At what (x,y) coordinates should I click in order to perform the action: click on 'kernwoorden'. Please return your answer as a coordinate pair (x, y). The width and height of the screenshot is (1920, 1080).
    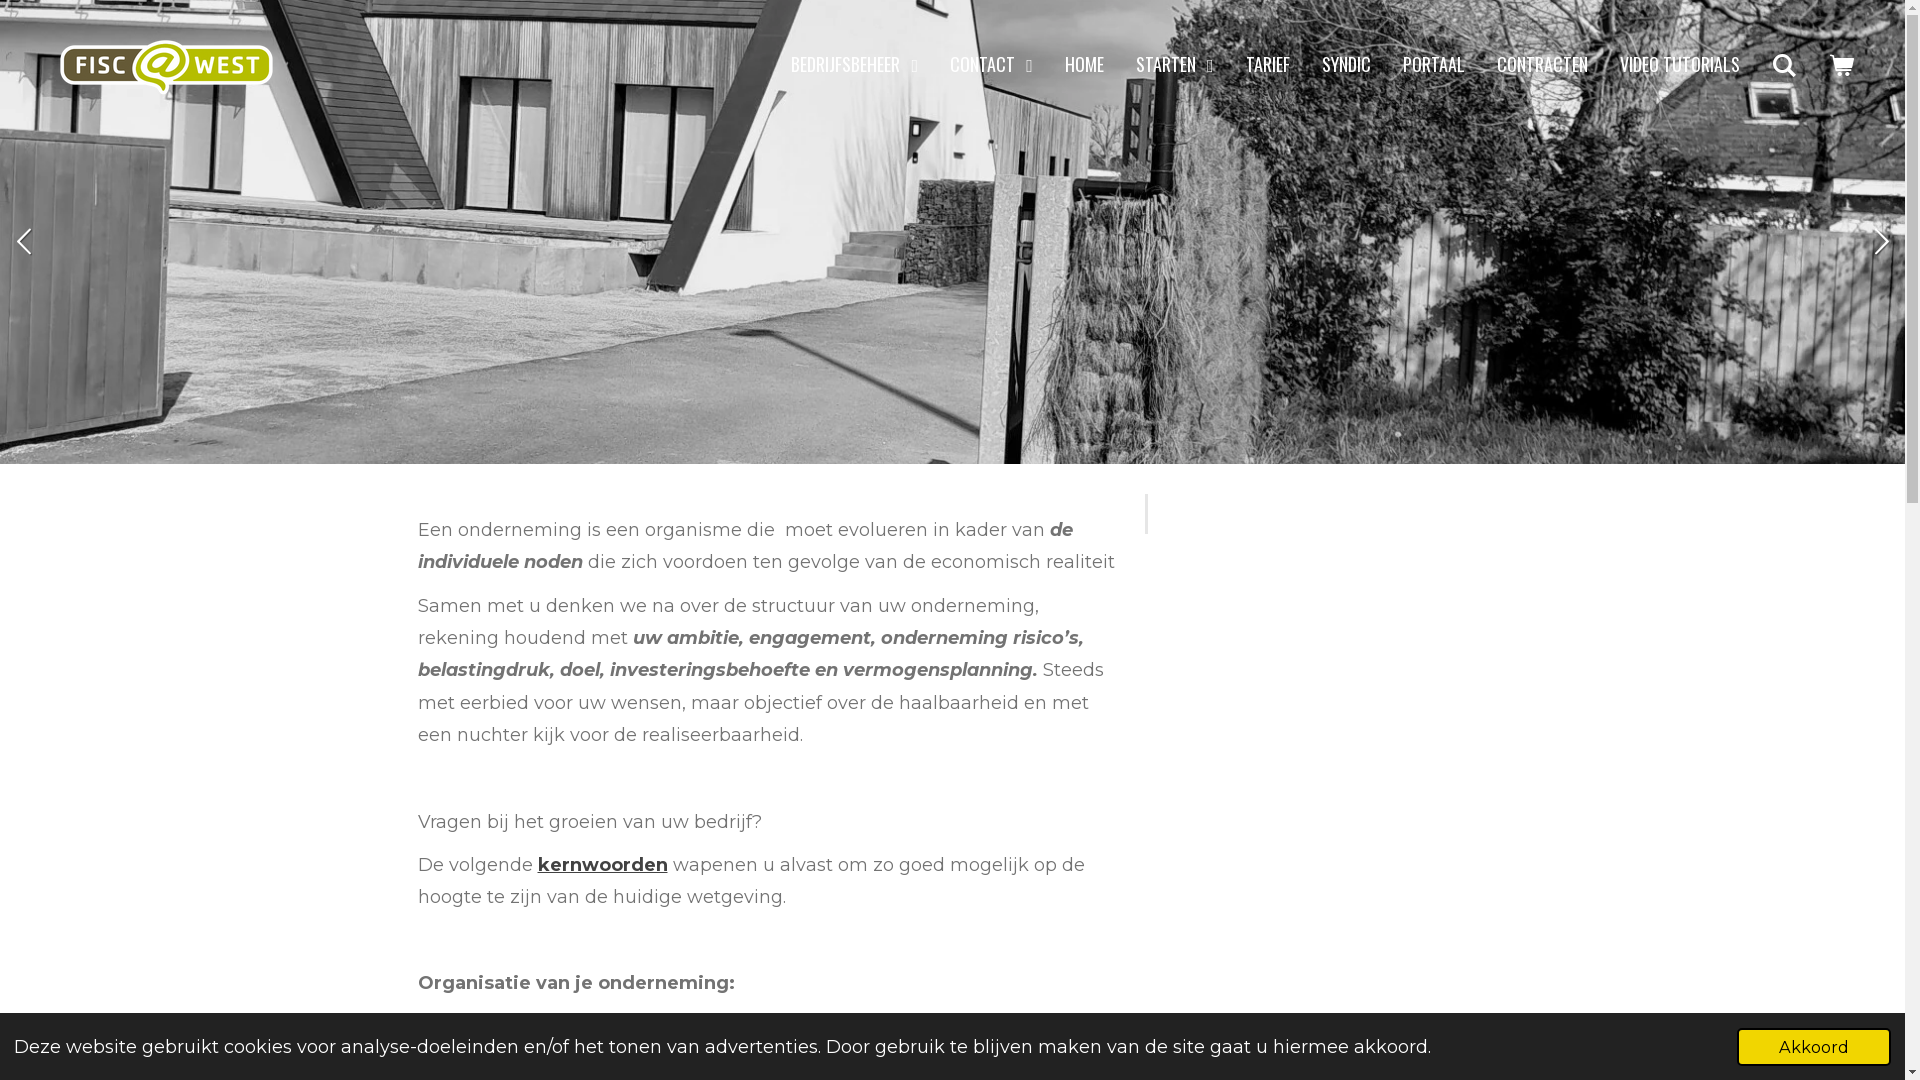
    Looking at the image, I should click on (602, 863).